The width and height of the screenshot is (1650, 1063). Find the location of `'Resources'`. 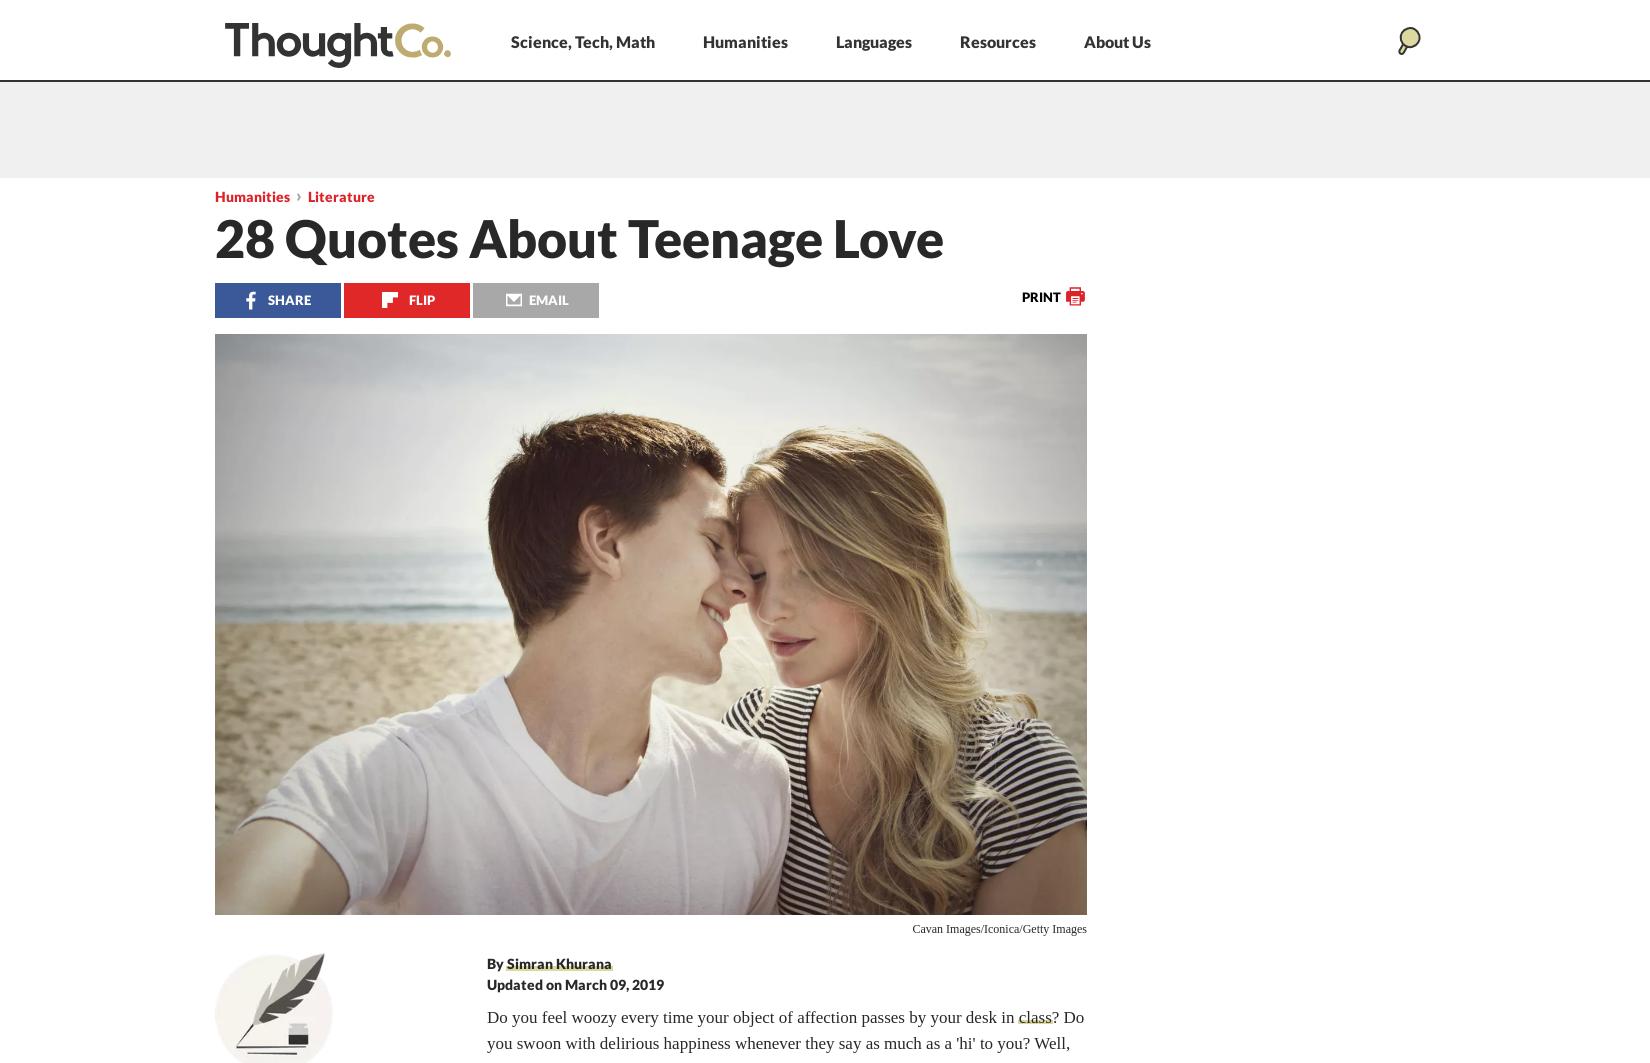

'Resources' is located at coordinates (997, 41).